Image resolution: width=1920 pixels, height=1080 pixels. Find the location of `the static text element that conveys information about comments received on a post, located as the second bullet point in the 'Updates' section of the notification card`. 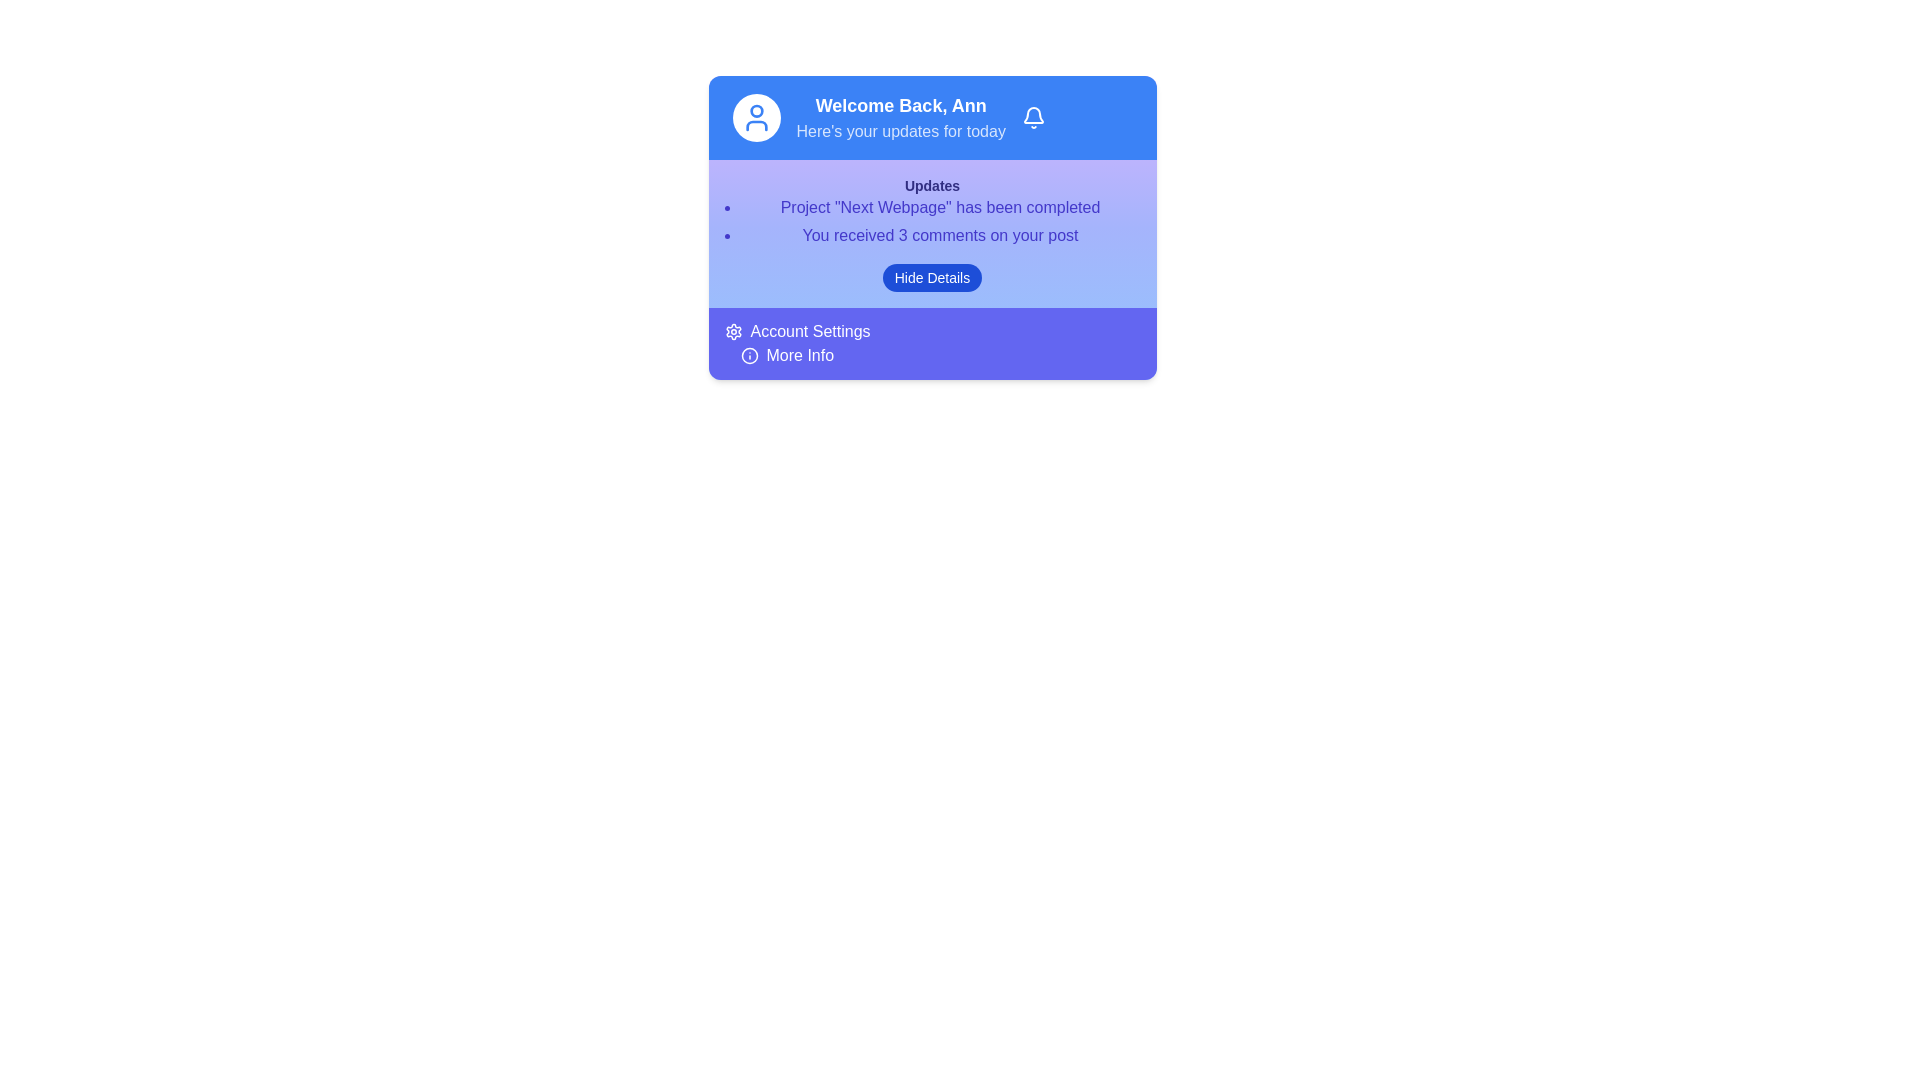

the static text element that conveys information about comments received on a post, located as the second bullet point in the 'Updates' section of the notification card is located at coordinates (939, 234).